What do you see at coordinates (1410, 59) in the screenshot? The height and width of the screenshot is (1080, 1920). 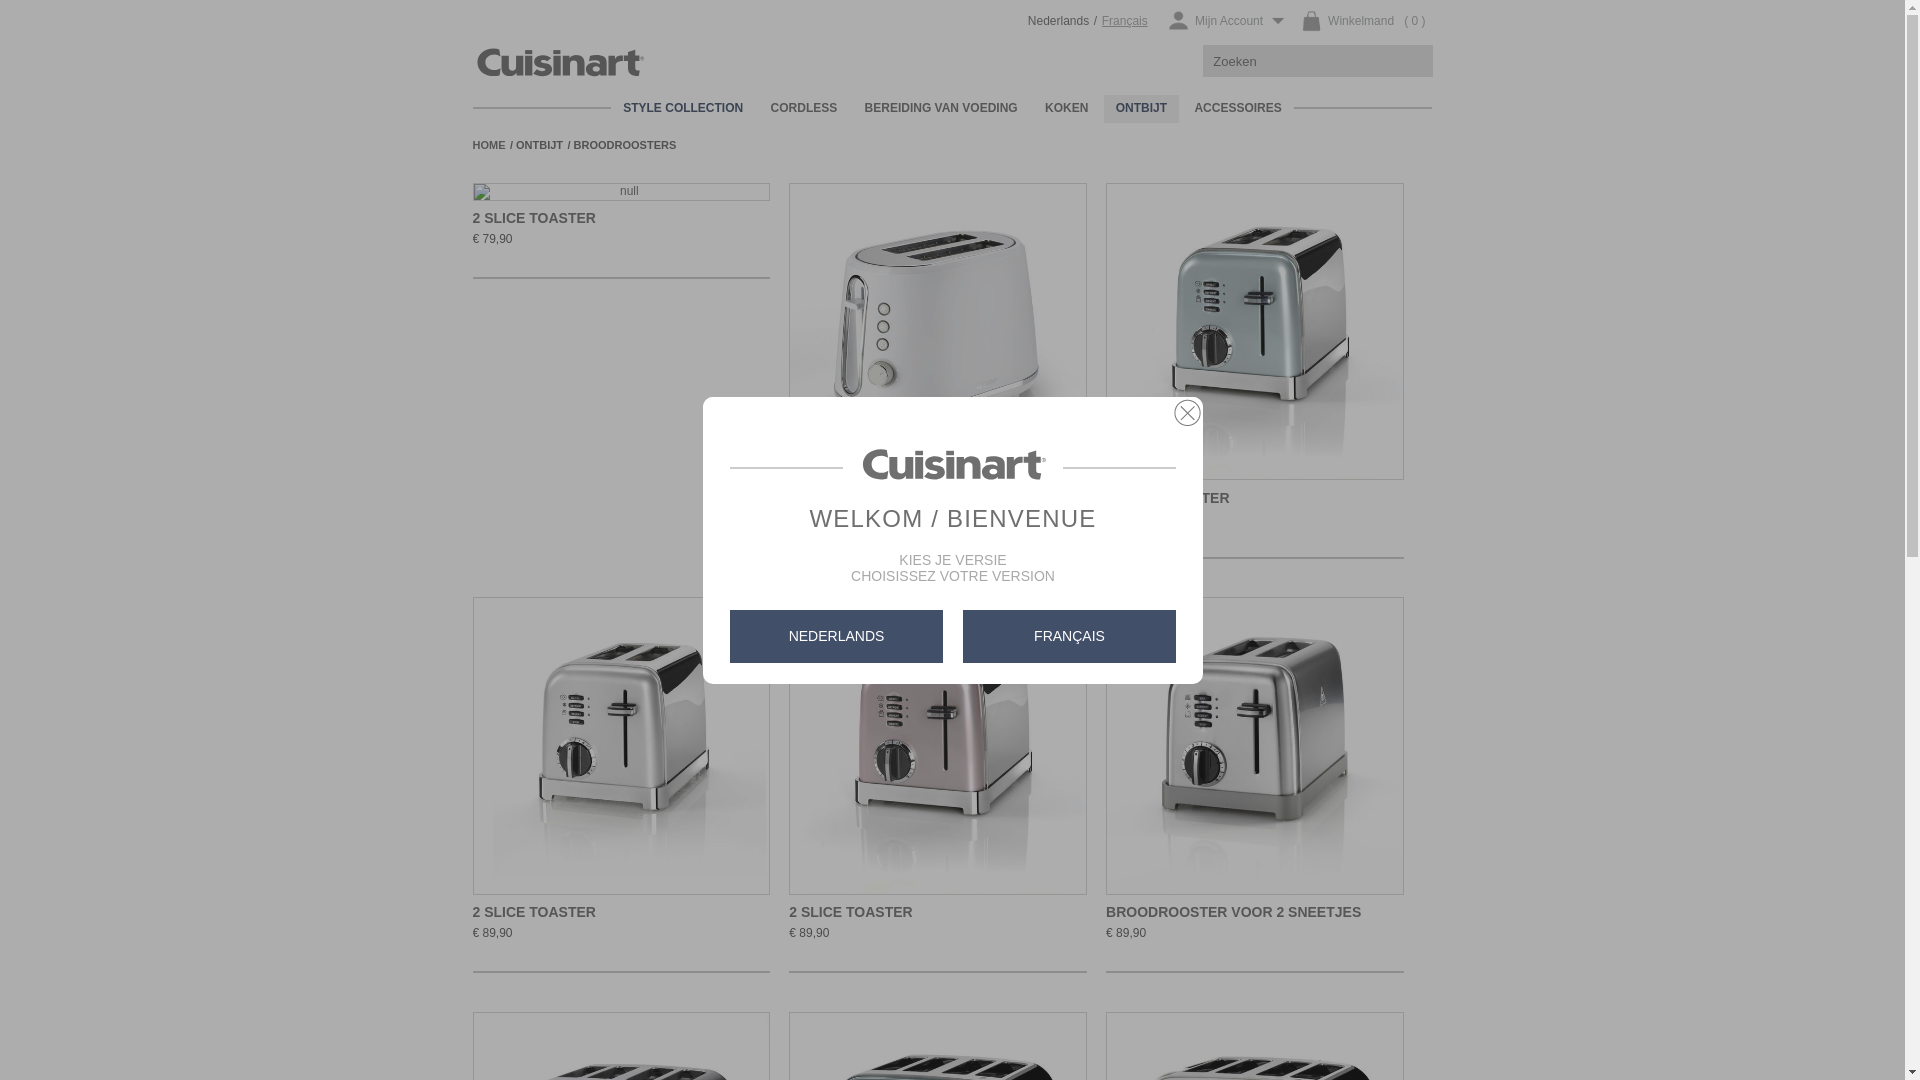 I see `'ZOEKEN'` at bounding box center [1410, 59].